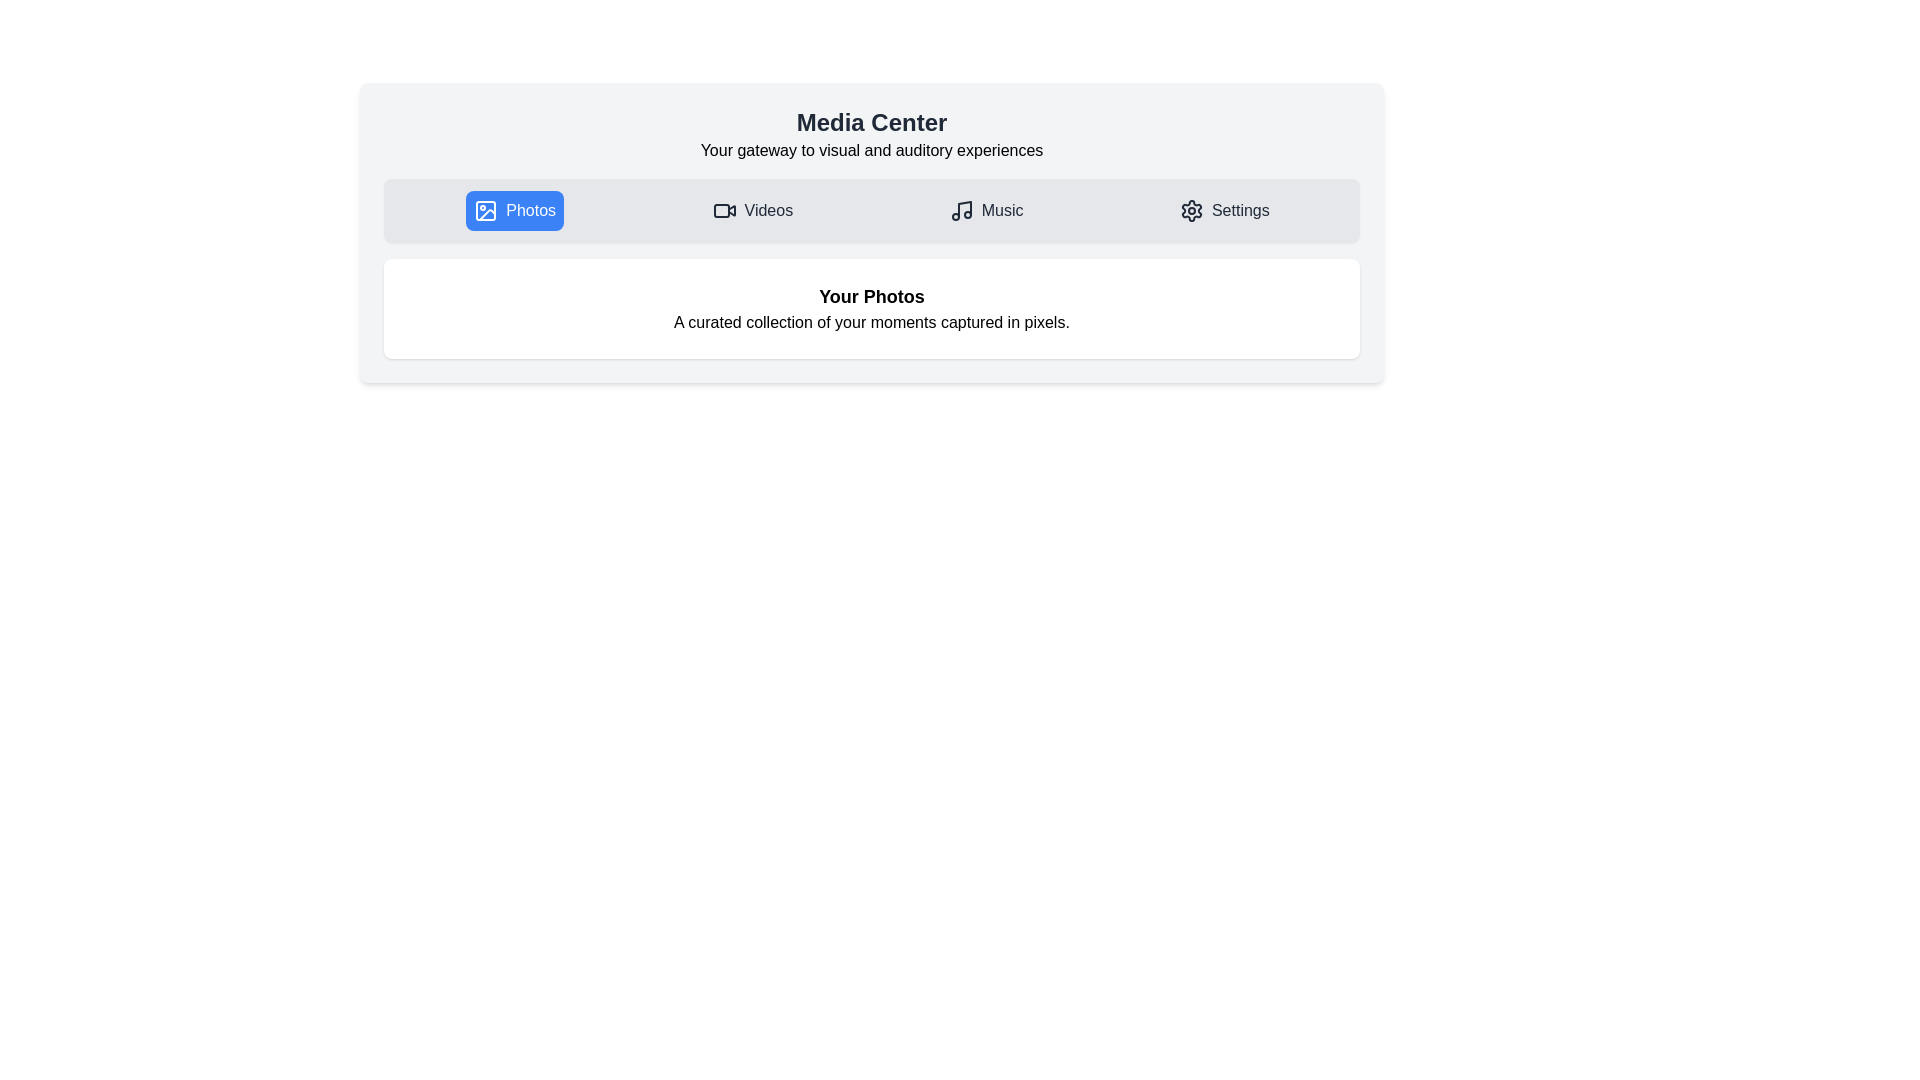 The image size is (1920, 1080). What do you see at coordinates (723, 211) in the screenshot?
I see `the 'Videos' icon located on the left side of the 'Videos' label, which visually supports the label and may act as a button` at bounding box center [723, 211].